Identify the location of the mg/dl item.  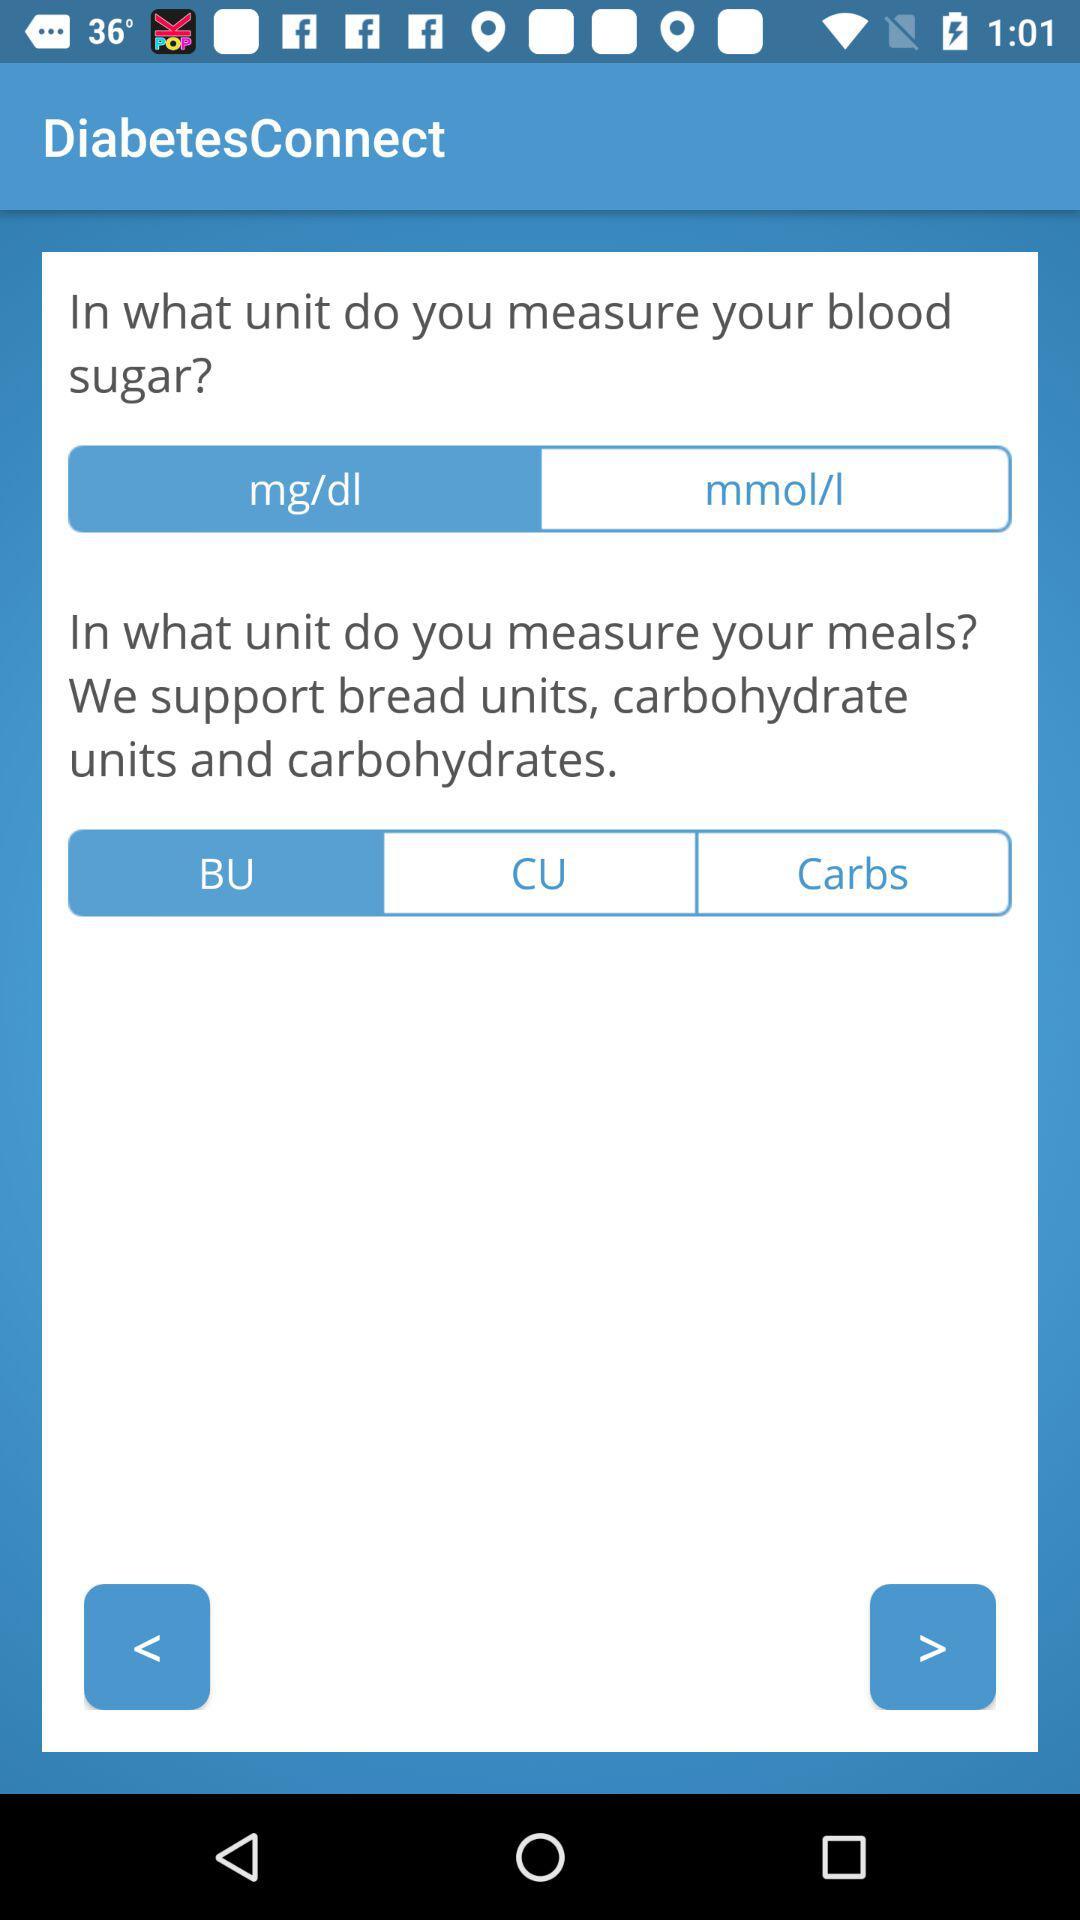
(304, 489).